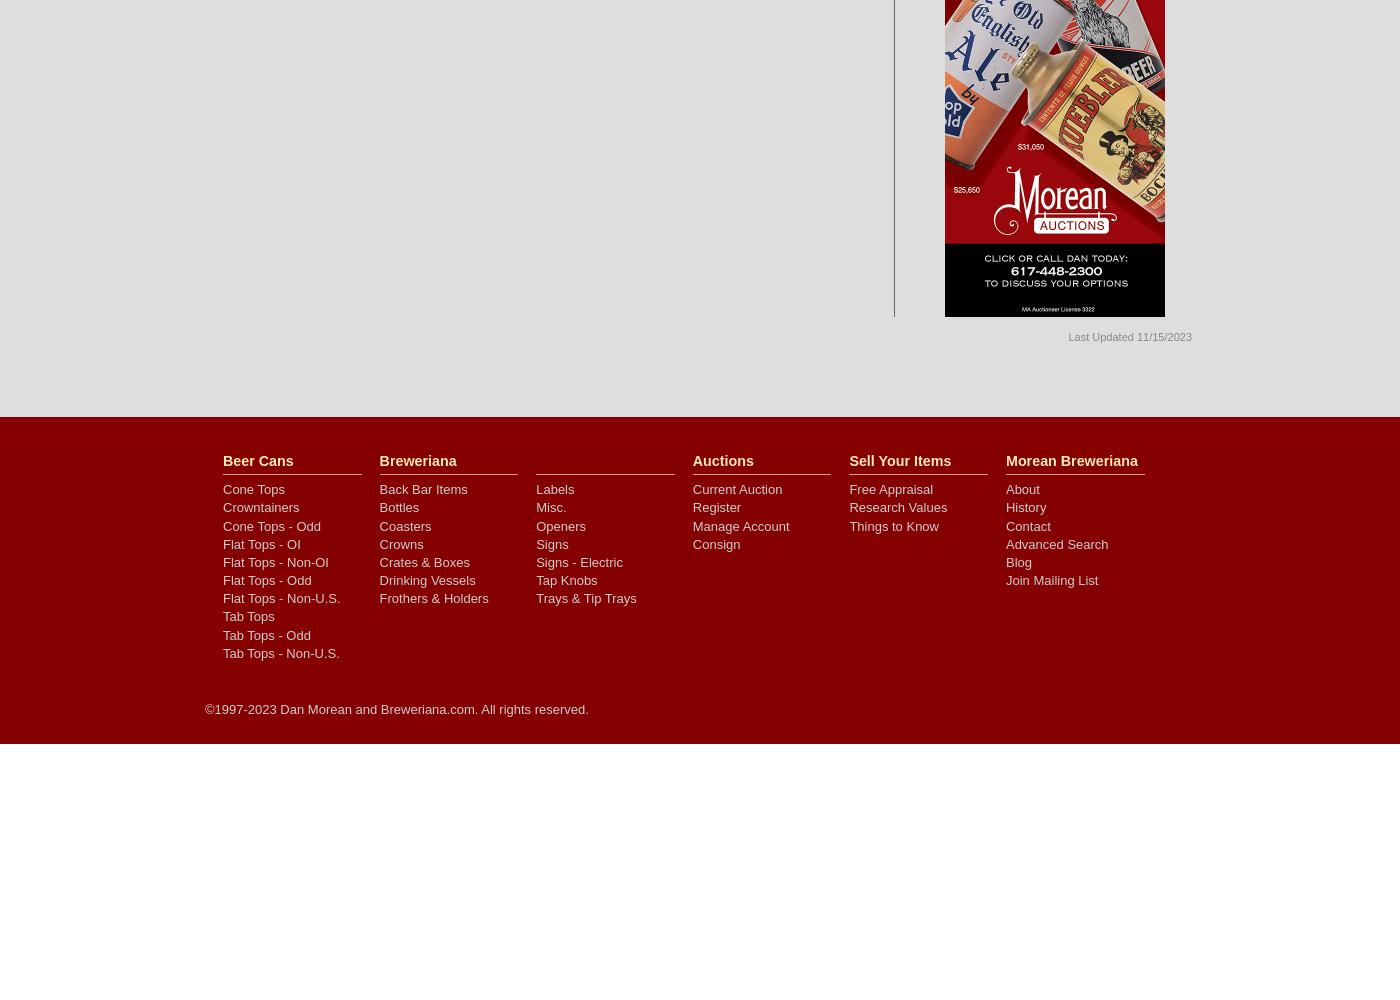  What do you see at coordinates (260, 507) in the screenshot?
I see `'Crowntainers'` at bounding box center [260, 507].